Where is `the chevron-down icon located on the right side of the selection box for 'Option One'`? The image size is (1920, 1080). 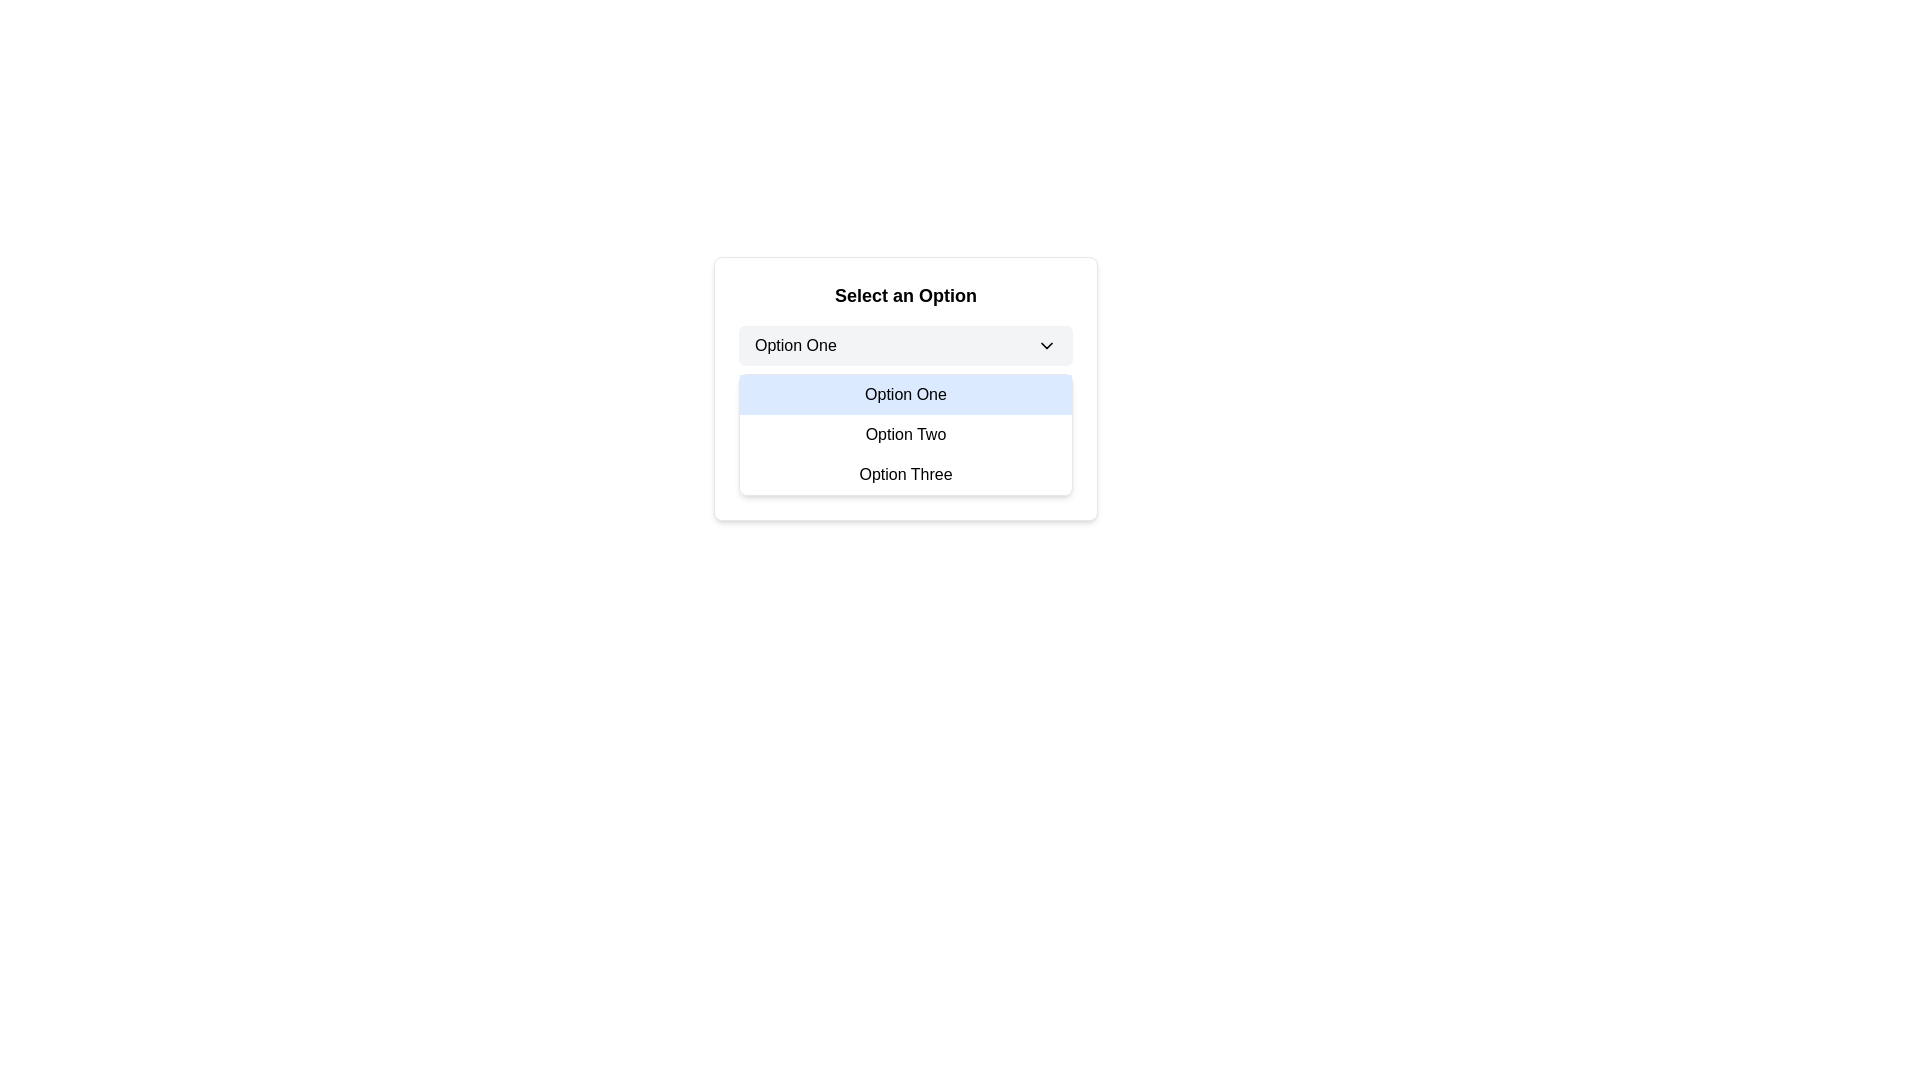 the chevron-down icon located on the right side of the selection box for 'Option One' is located at coordinates (1045, 345).